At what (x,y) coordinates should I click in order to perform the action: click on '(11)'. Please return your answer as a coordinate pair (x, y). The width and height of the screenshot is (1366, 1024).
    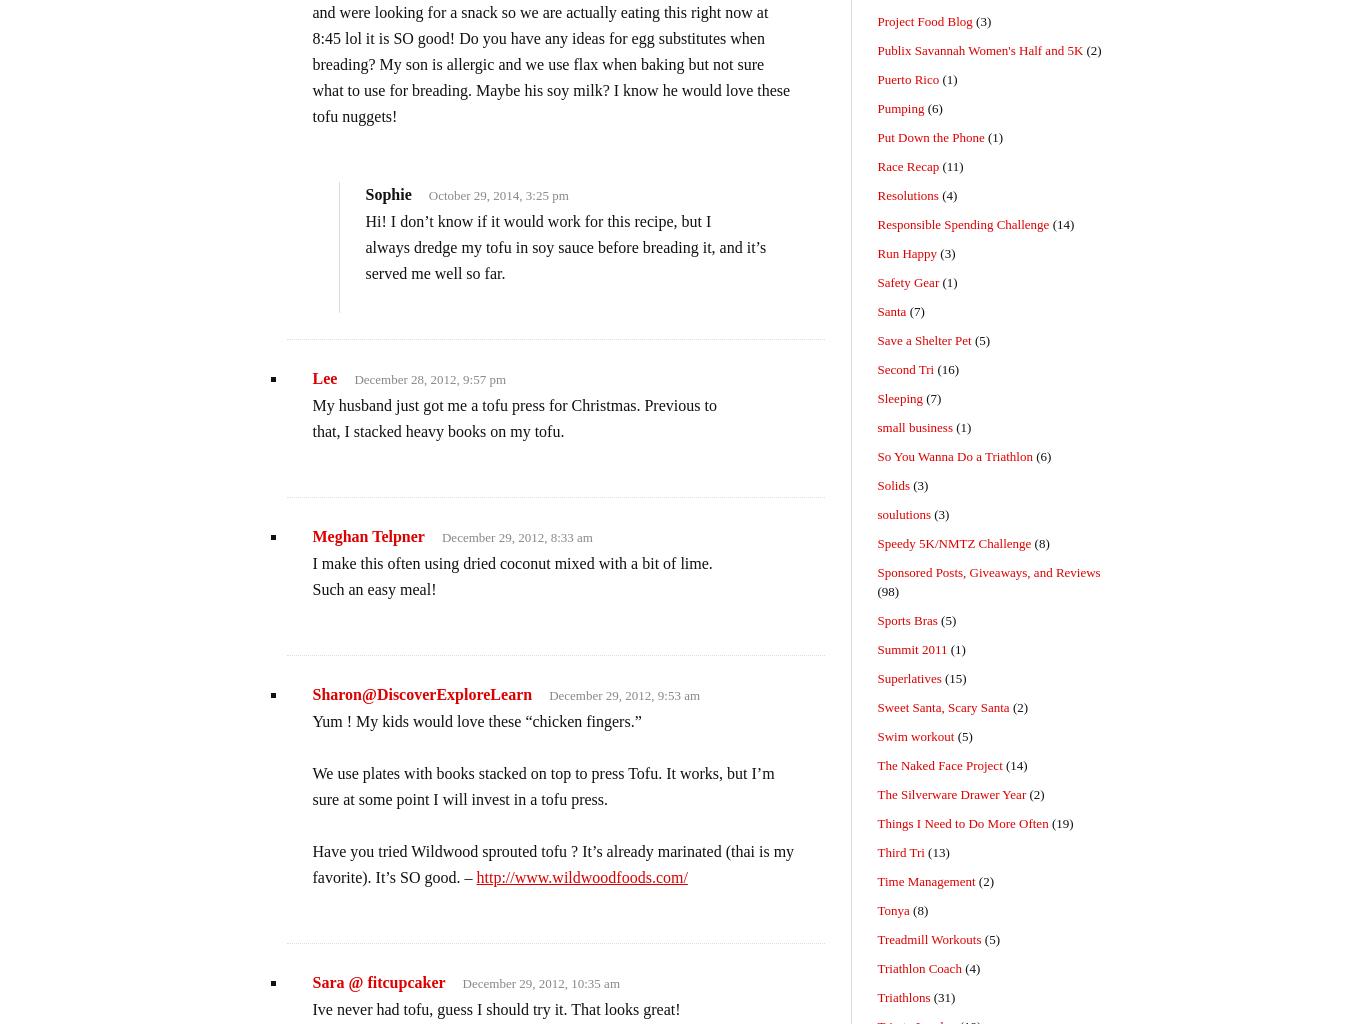
    Looking at the image, I should click on (938, 165).